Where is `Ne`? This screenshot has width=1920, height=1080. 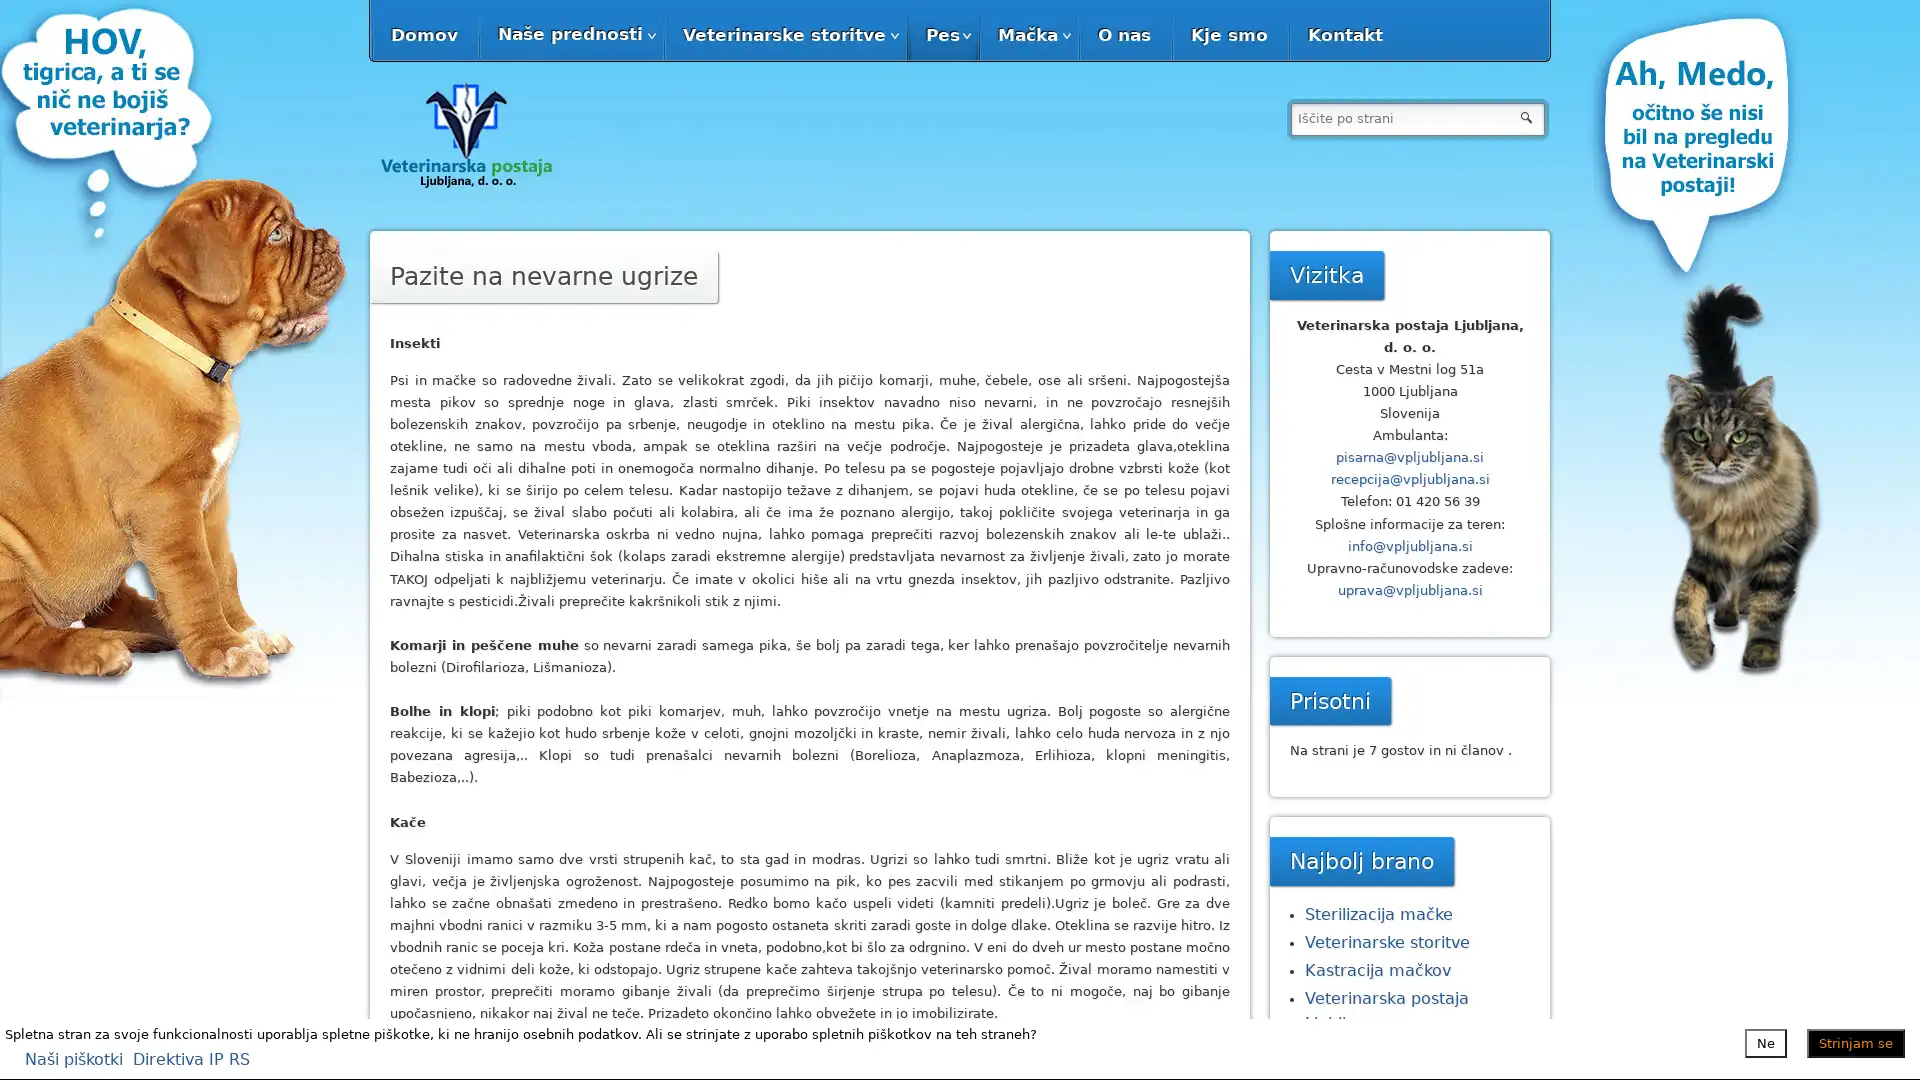 Ne is located at coordinates (1766, 1041).